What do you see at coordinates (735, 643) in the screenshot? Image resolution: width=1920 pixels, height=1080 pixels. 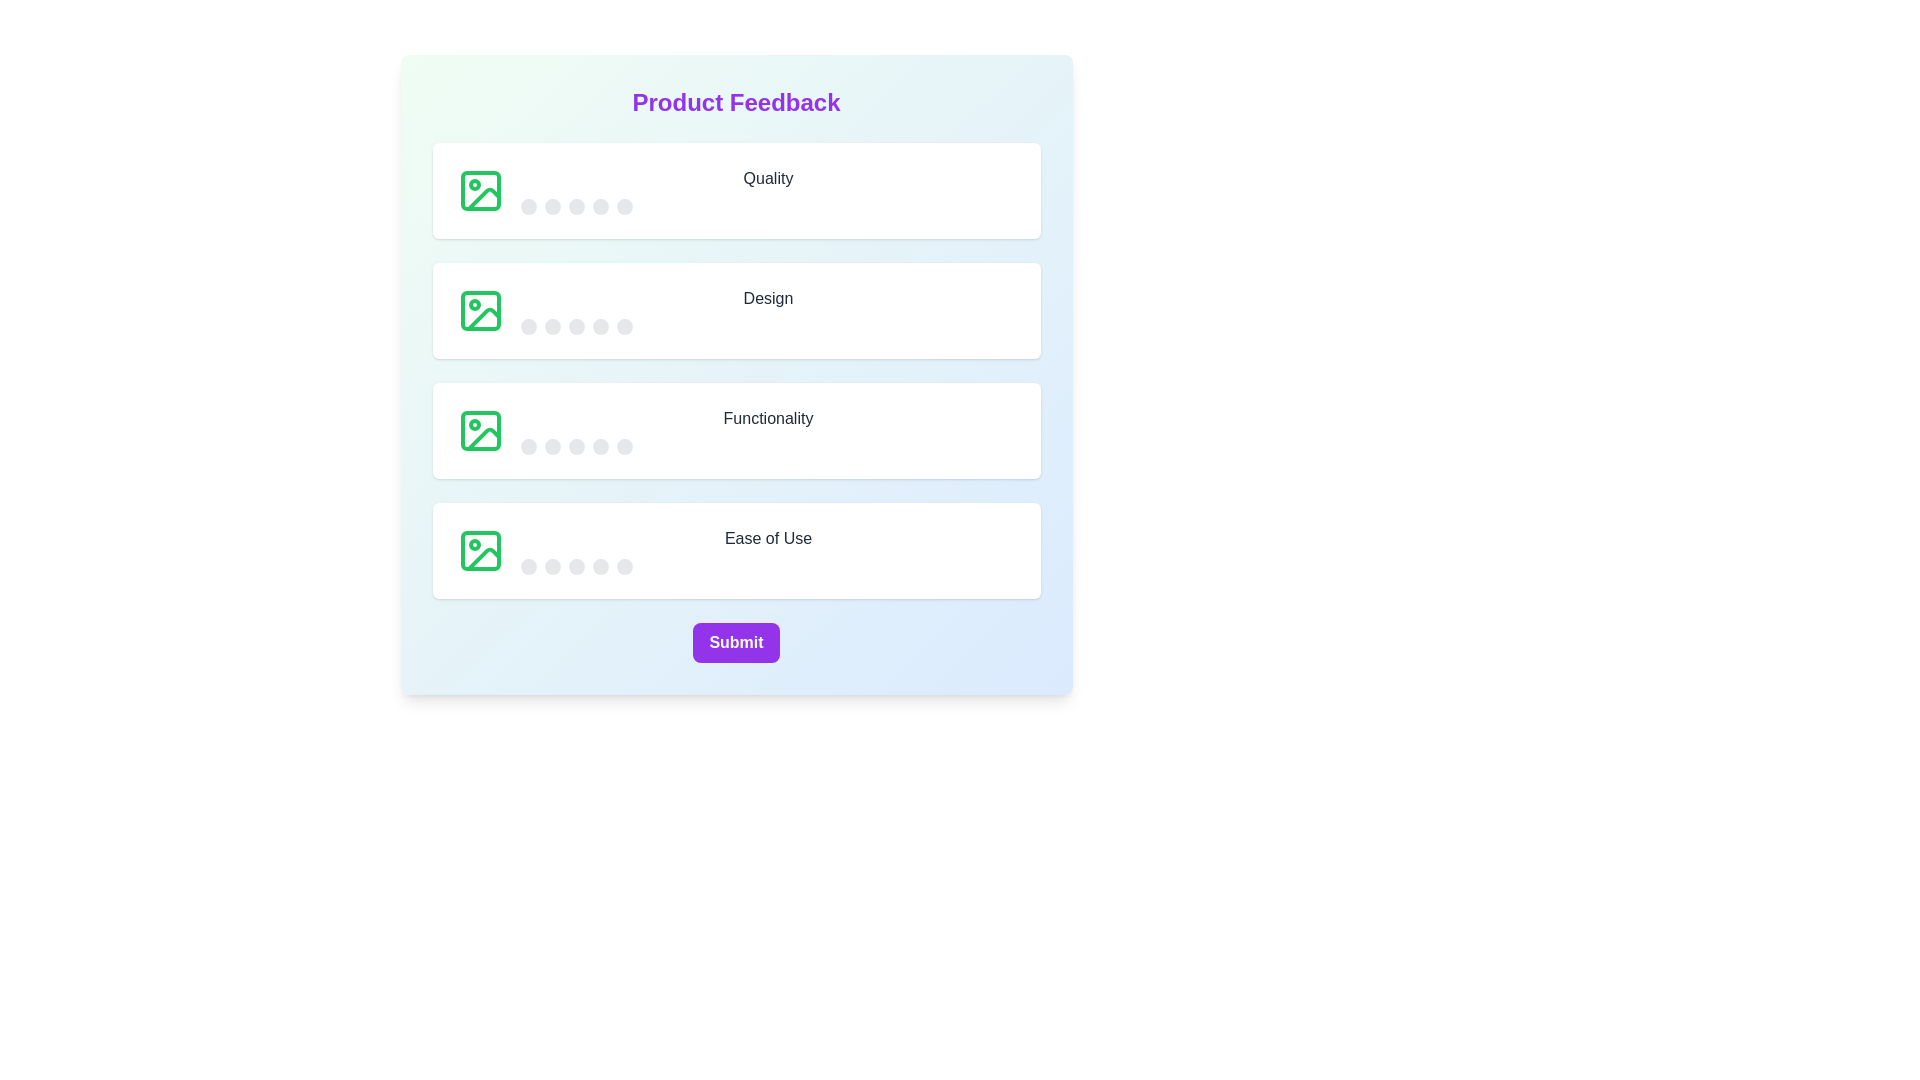 I see `'Submit' button to submit the feedback` at bounding box center [735, 643].